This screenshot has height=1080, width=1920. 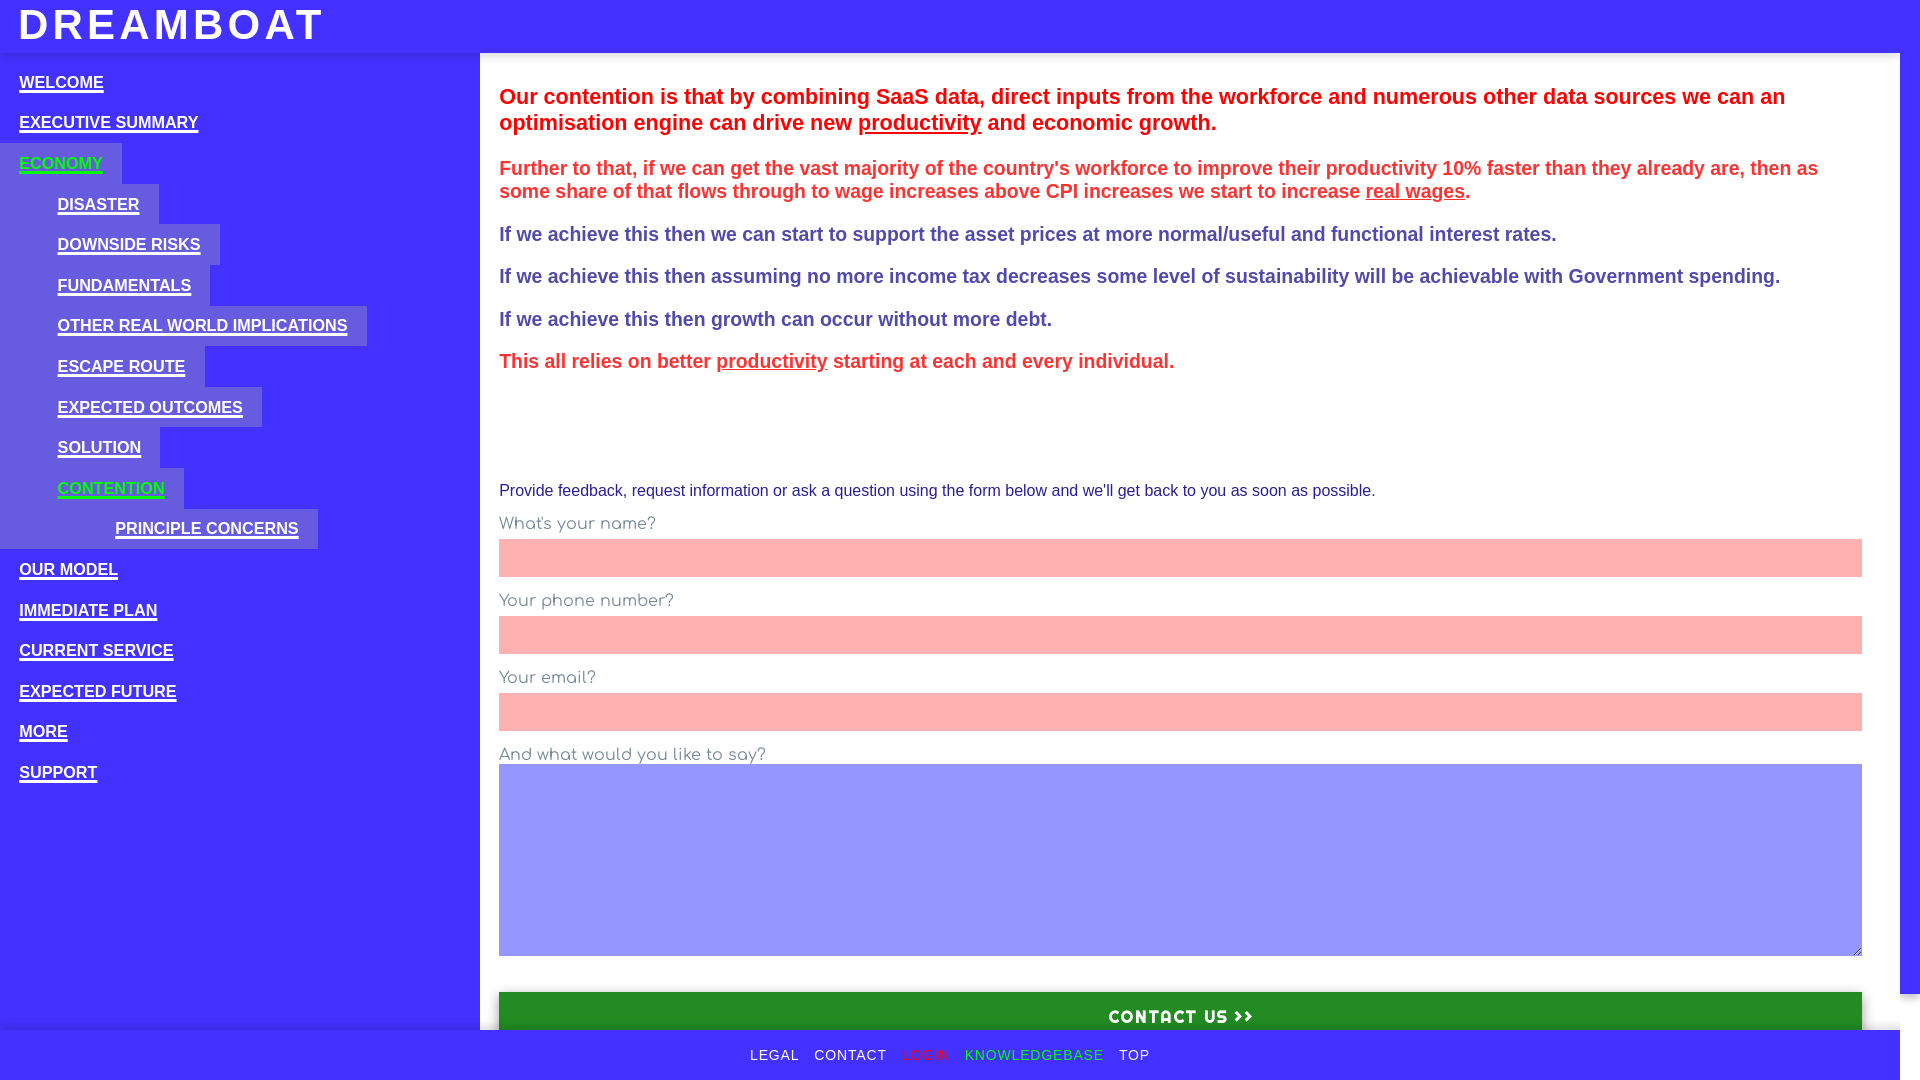 What do you see at coordinates (850, 1054) in the screenshot?
I see `'CONTACT'` at bounding box center [850, 1054].